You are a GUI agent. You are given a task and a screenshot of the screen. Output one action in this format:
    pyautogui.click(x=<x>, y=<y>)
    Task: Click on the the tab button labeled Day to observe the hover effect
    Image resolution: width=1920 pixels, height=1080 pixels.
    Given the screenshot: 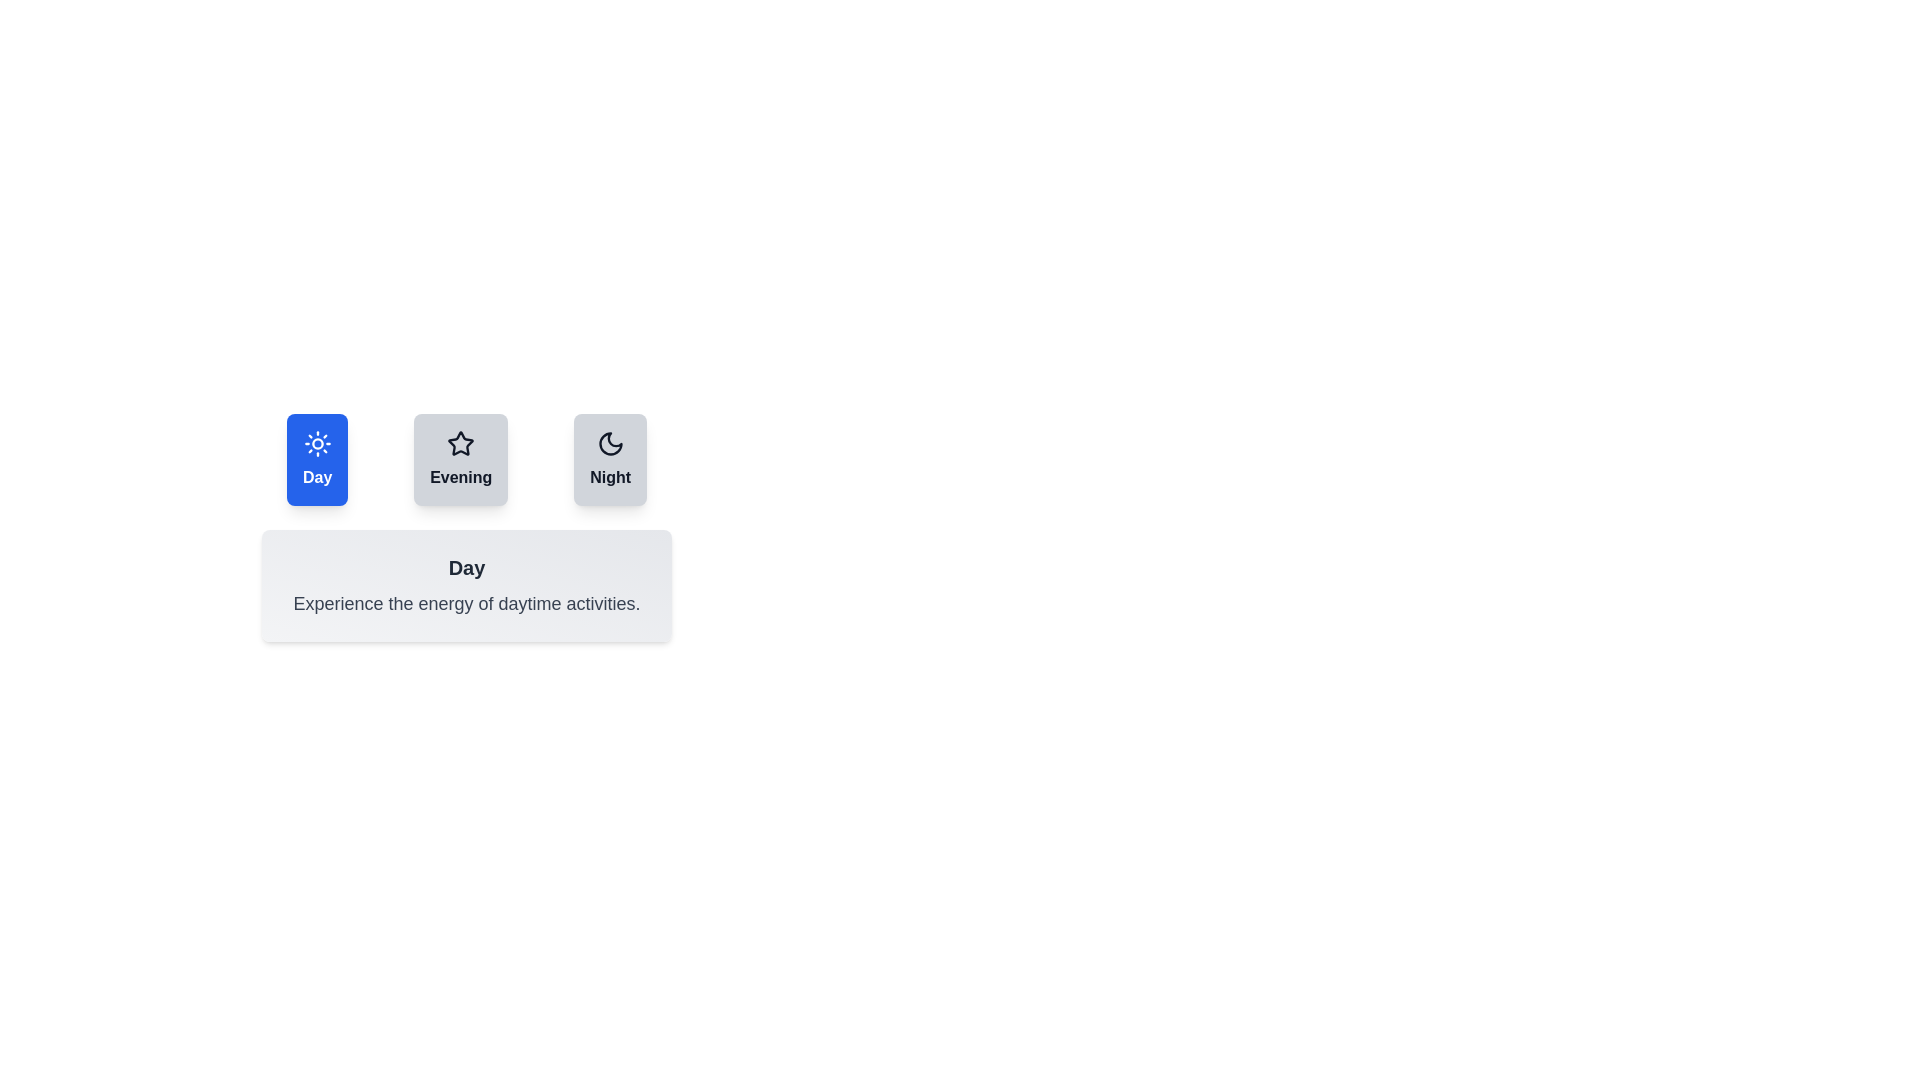 What is the action you would take?
    pyautogui.click(x=316, y=459)
    